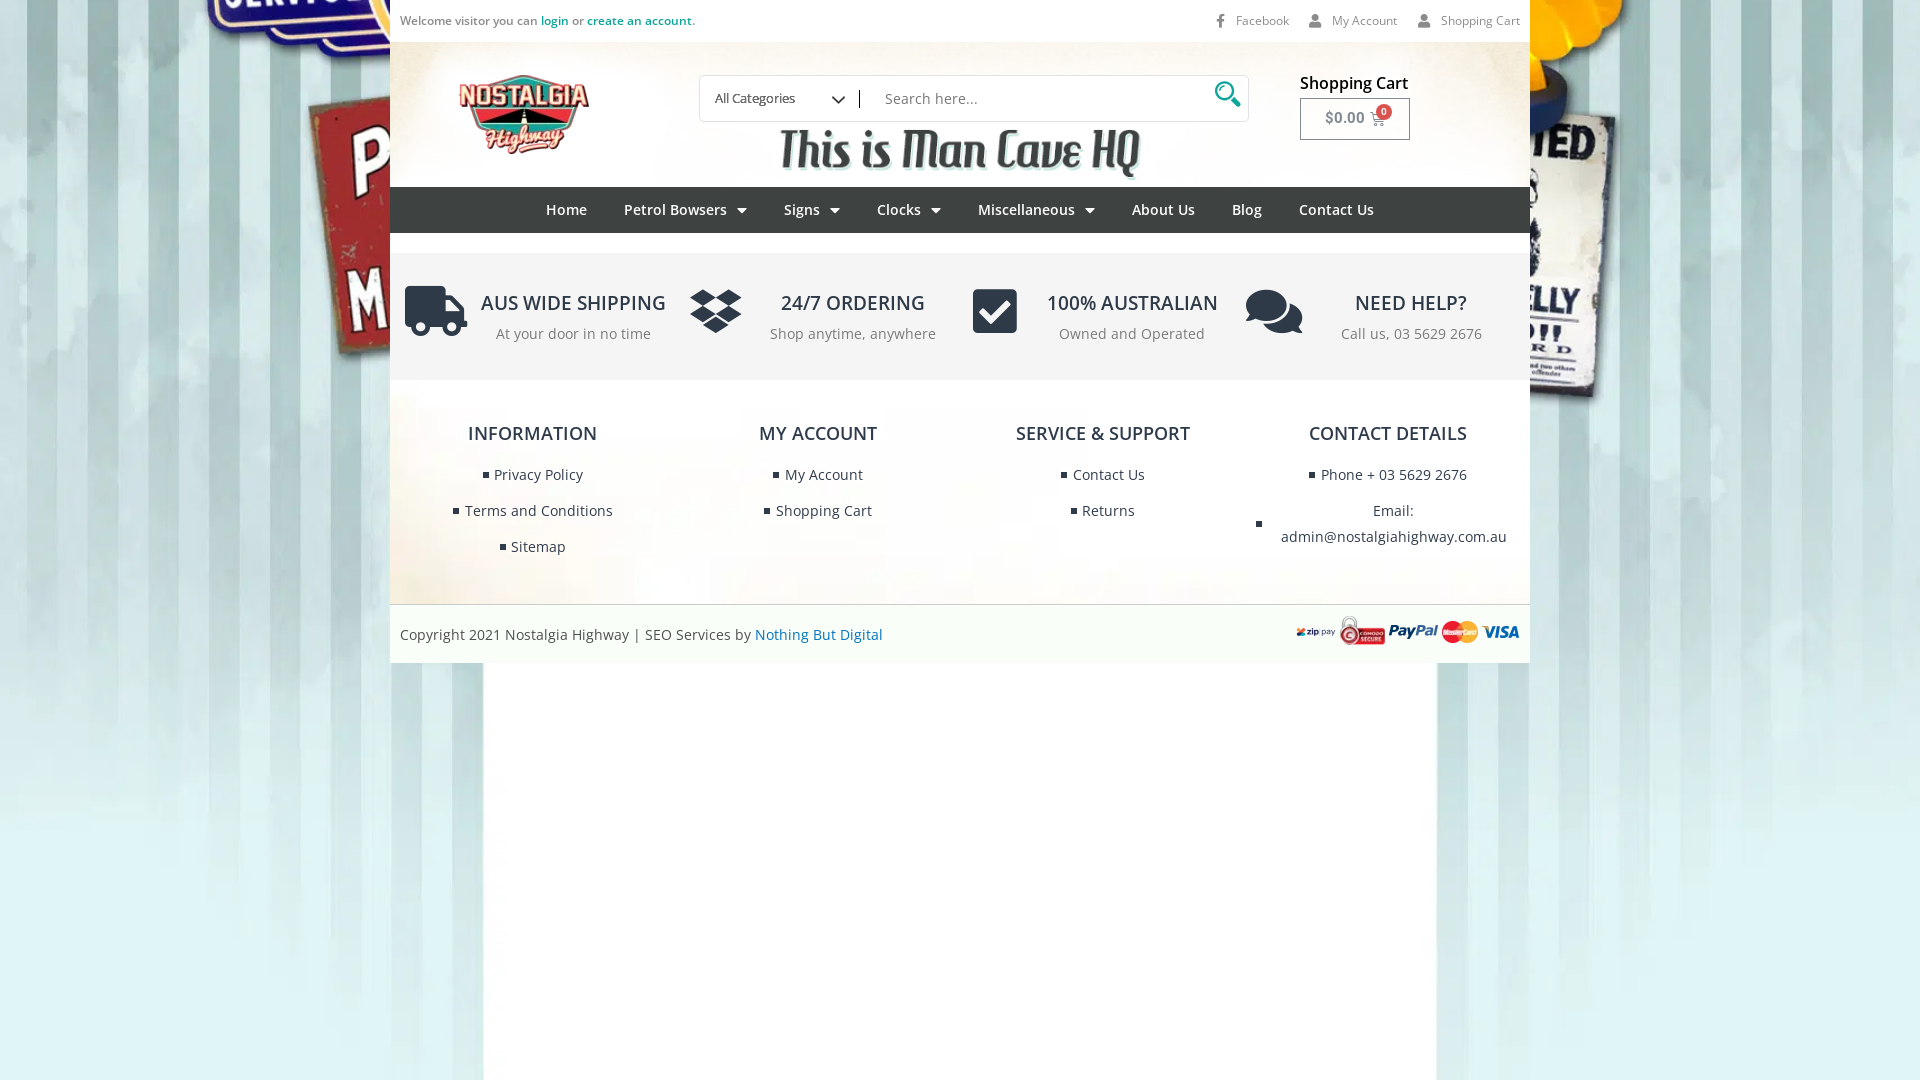  What do you see at coordinates (1386, 523) in the screenshot?
I see `'Email: admin@nostalgiahighway.com.au'` at bounding box center [1386, 523].